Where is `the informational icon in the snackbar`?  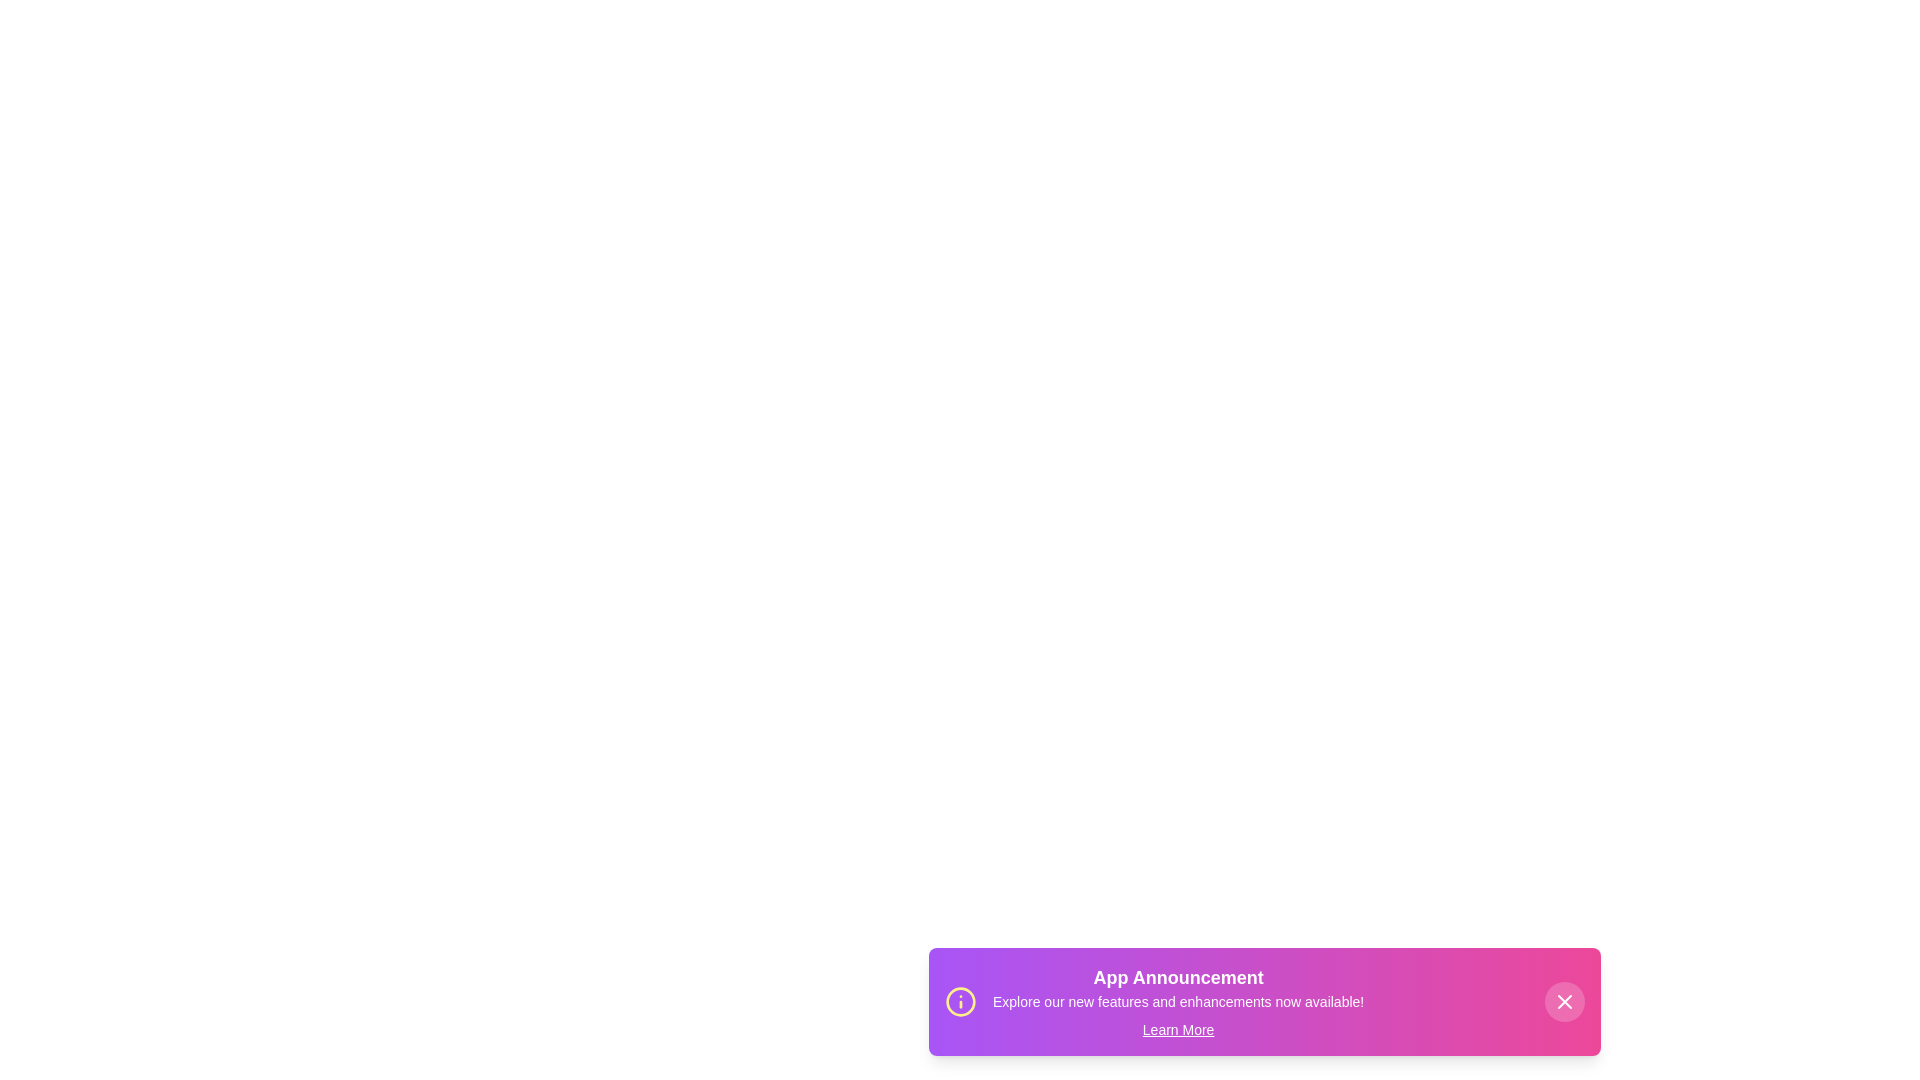 the informational icon in the snackbar is located at coordinates (960, 1002).